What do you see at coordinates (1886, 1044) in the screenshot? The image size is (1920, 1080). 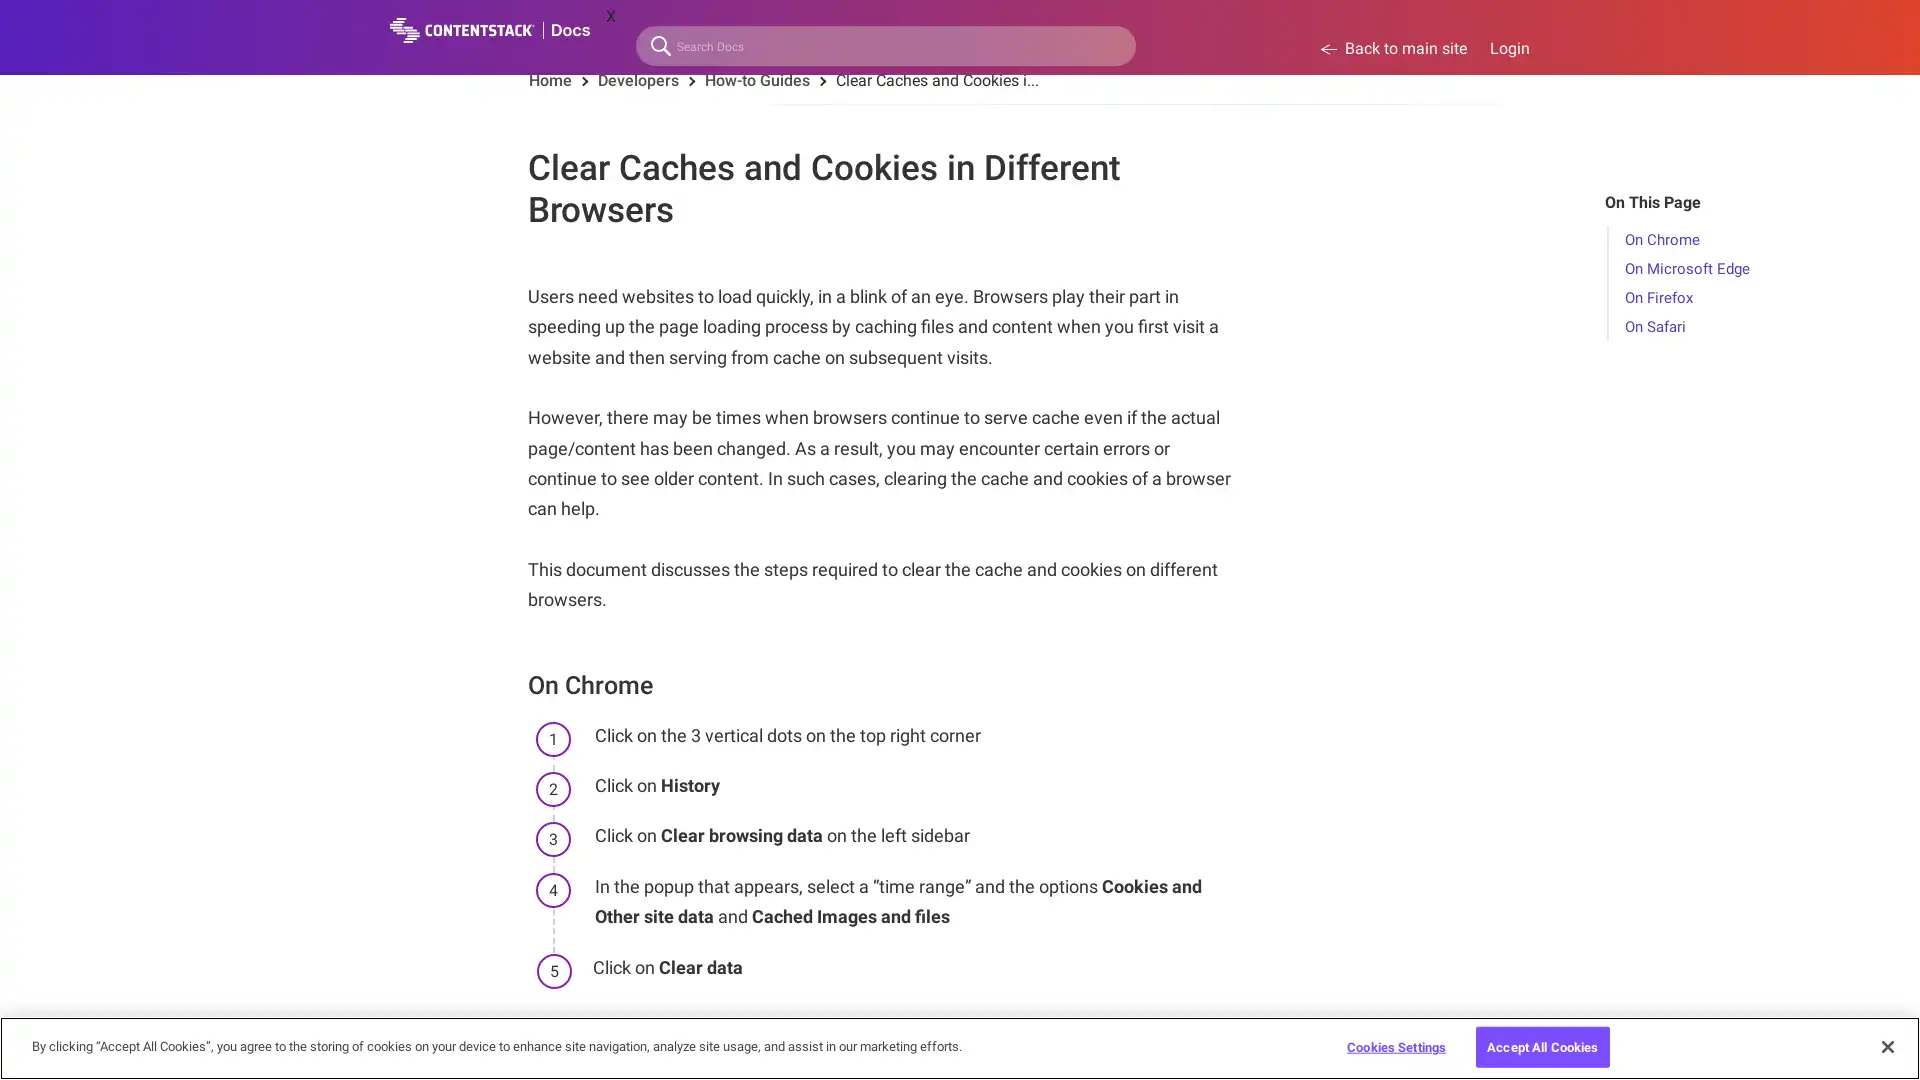 I see `Close` at bounding box center [1886, 1044].